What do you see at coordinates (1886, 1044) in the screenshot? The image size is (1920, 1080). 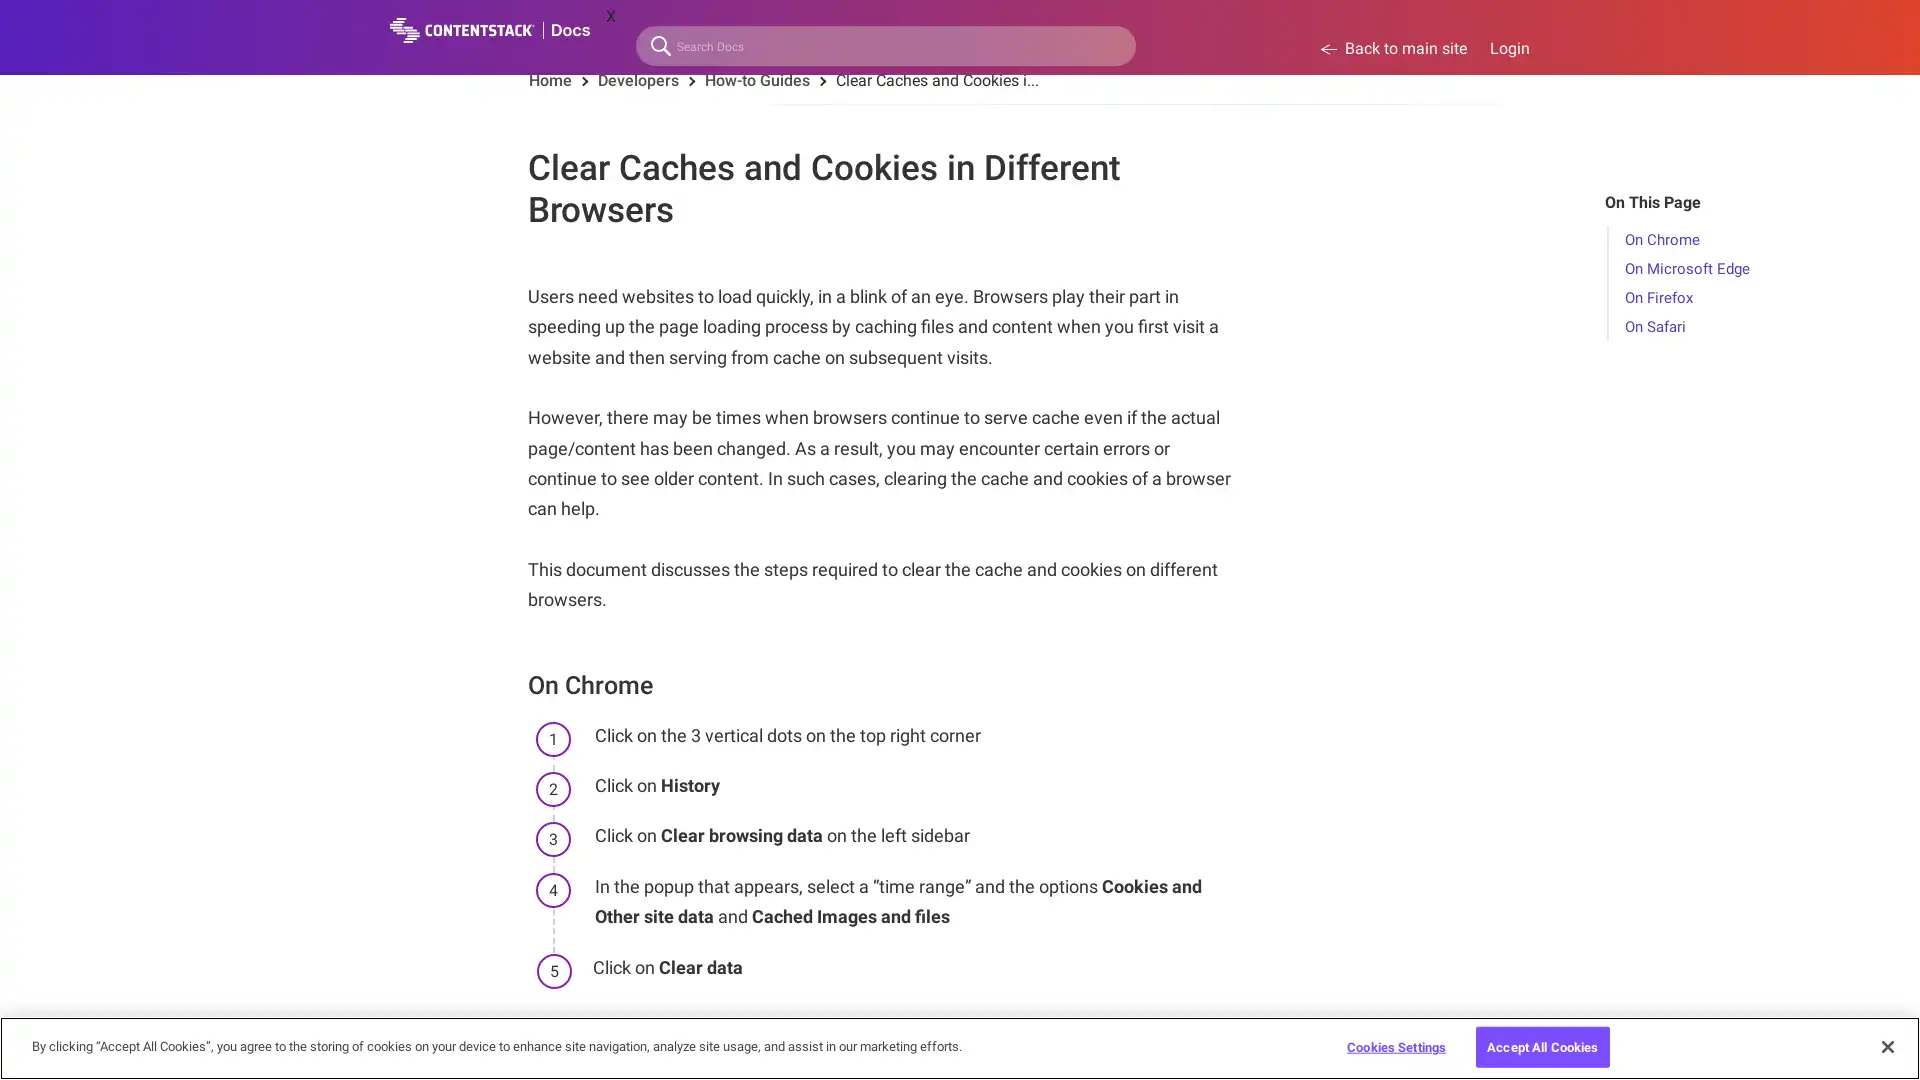 I see `Close` at bounding box center [1886, 1044].